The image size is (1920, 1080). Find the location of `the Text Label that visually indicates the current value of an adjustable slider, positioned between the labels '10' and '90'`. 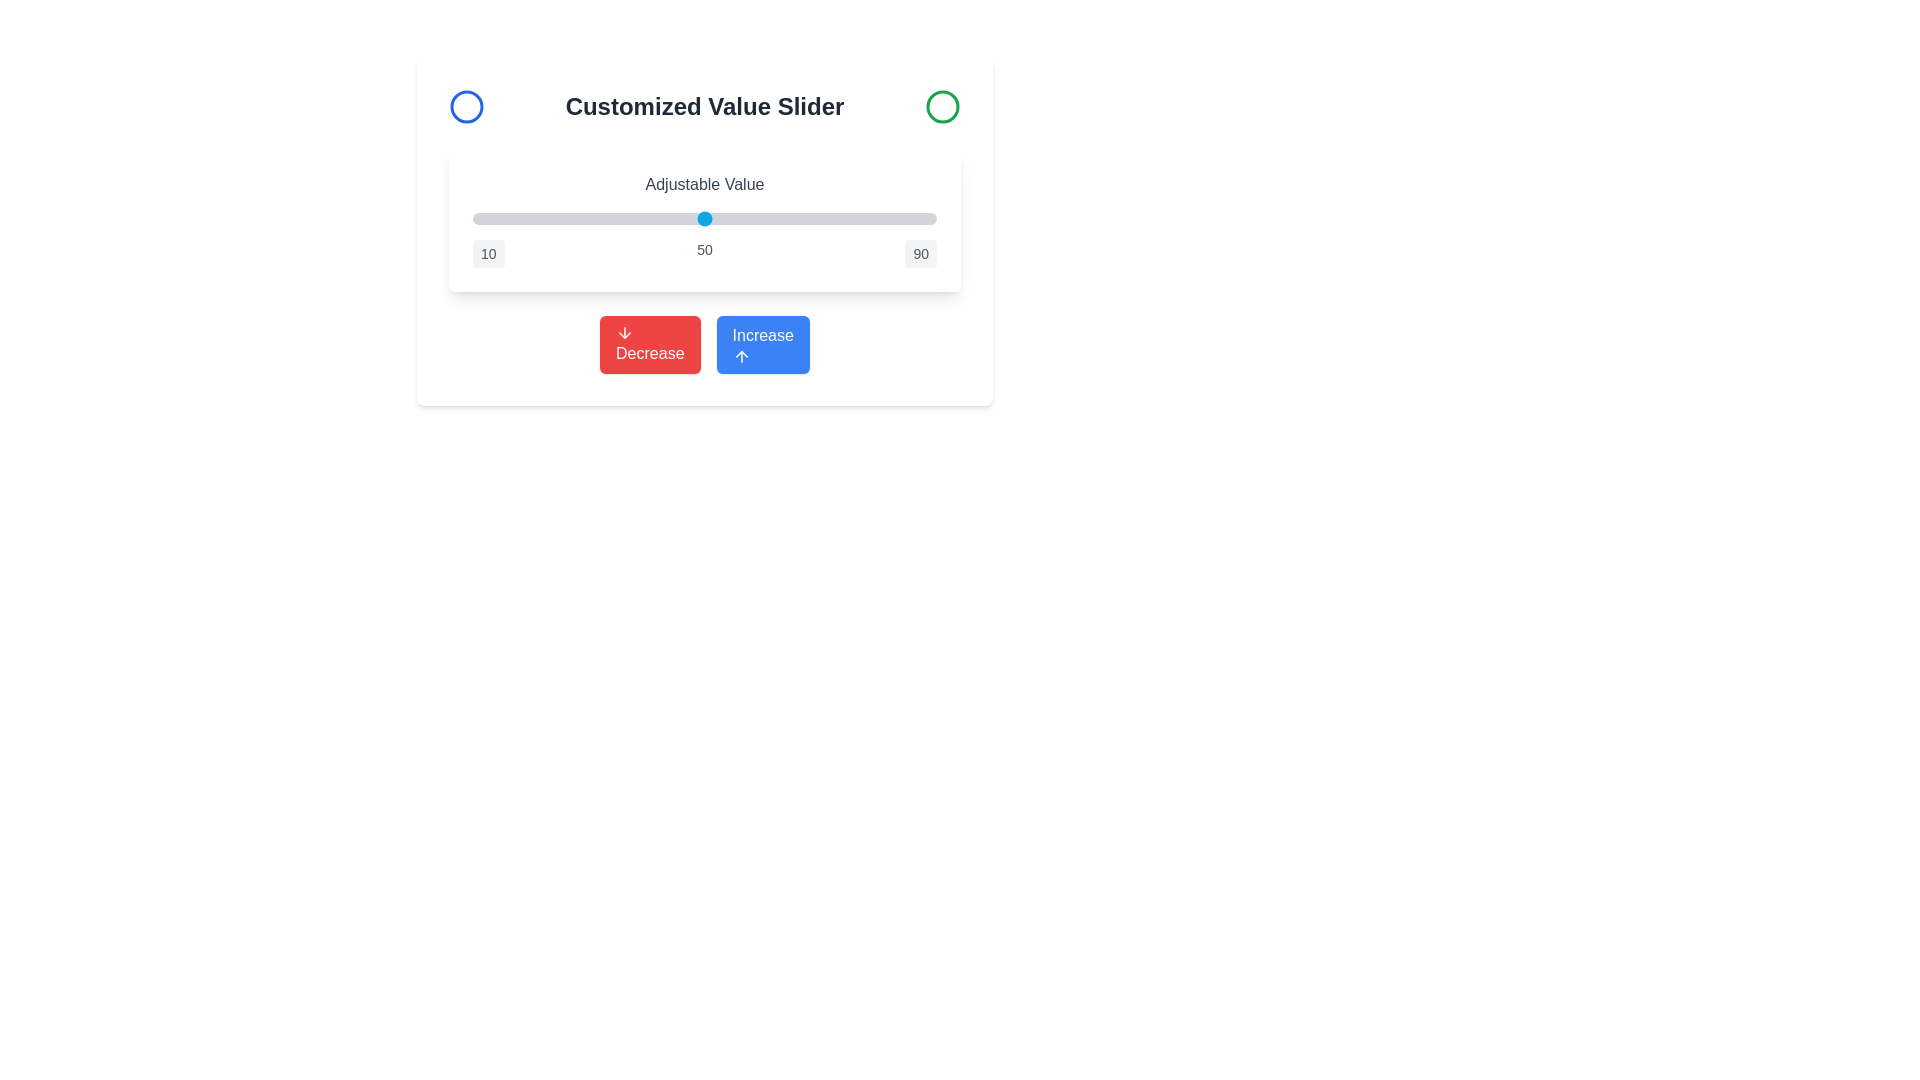

the Text Label that visually indicates the current value of an adjustable slider, positioned between the labels '10' and '90' is located at coordinates (705, 253).